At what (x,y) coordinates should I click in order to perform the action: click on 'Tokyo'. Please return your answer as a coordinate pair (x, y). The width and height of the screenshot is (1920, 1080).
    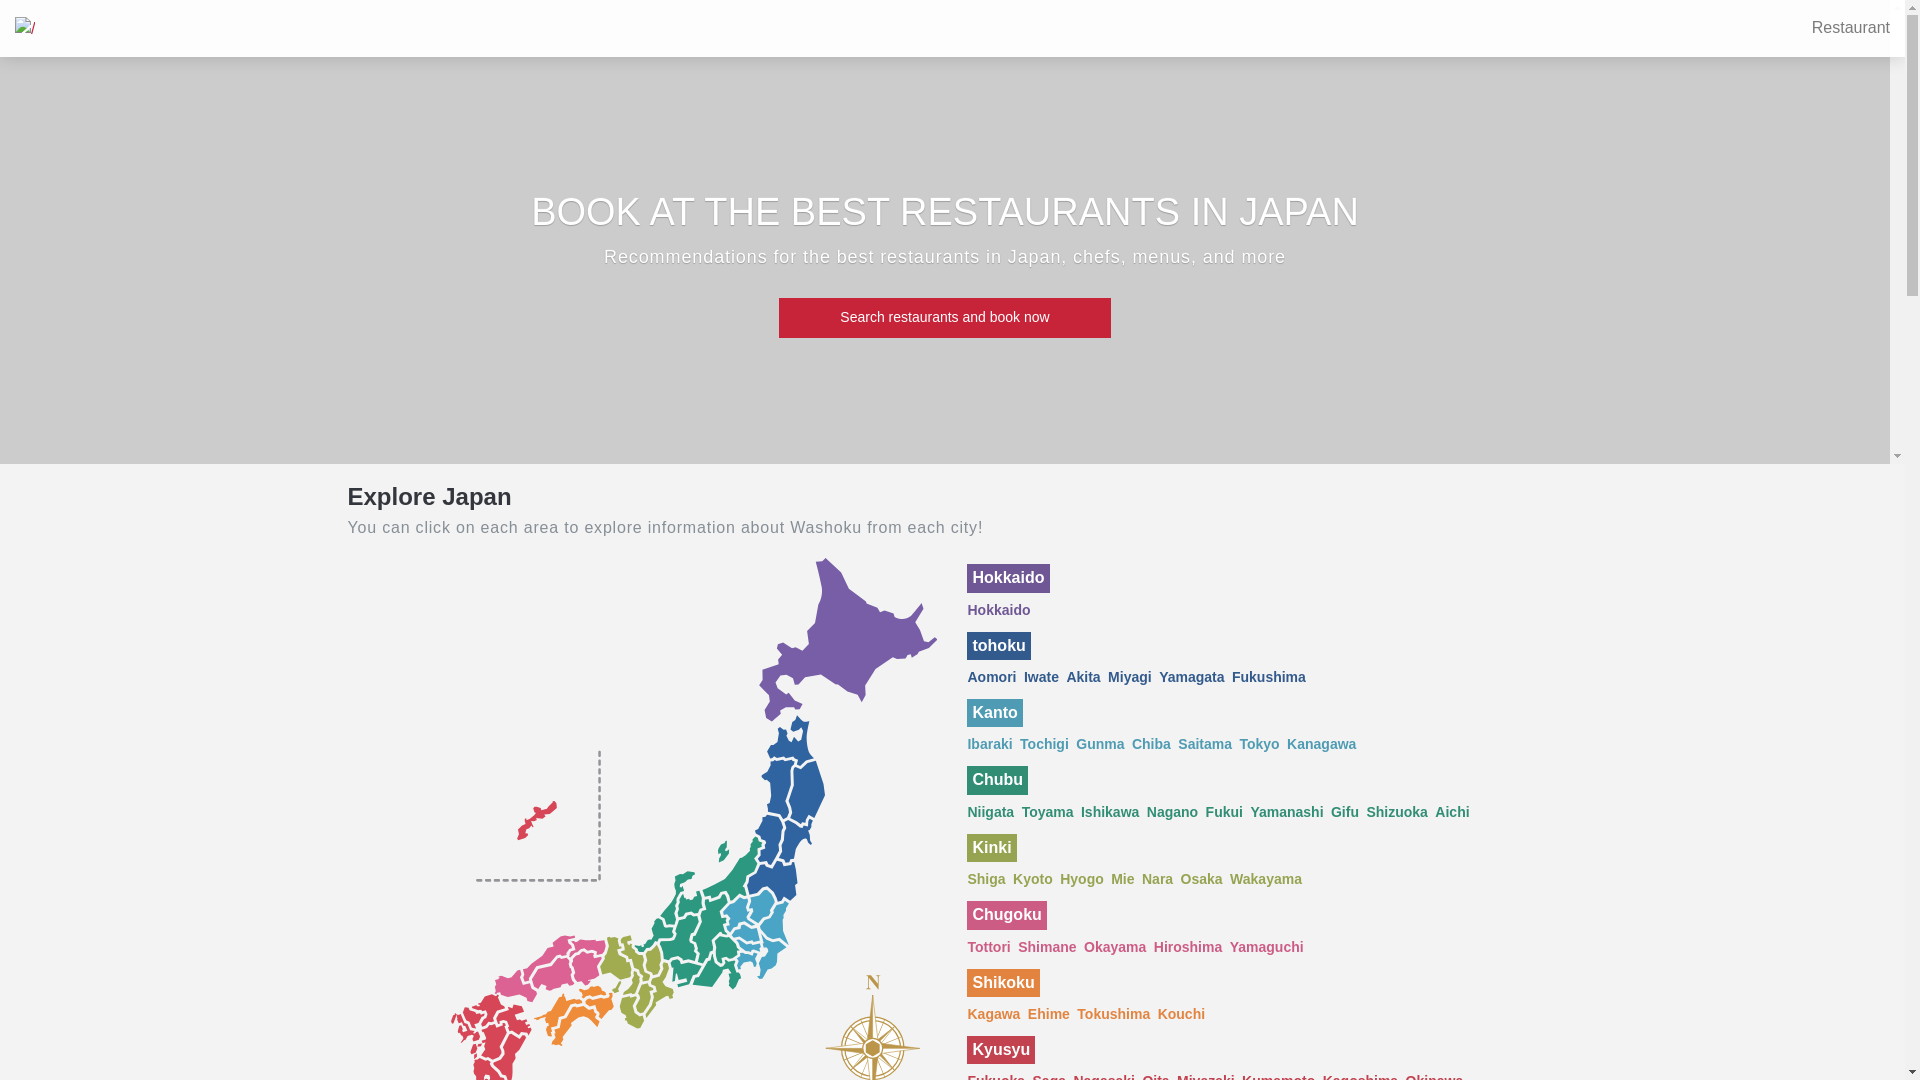
    Looking at the image, I should click on (1237, 744).